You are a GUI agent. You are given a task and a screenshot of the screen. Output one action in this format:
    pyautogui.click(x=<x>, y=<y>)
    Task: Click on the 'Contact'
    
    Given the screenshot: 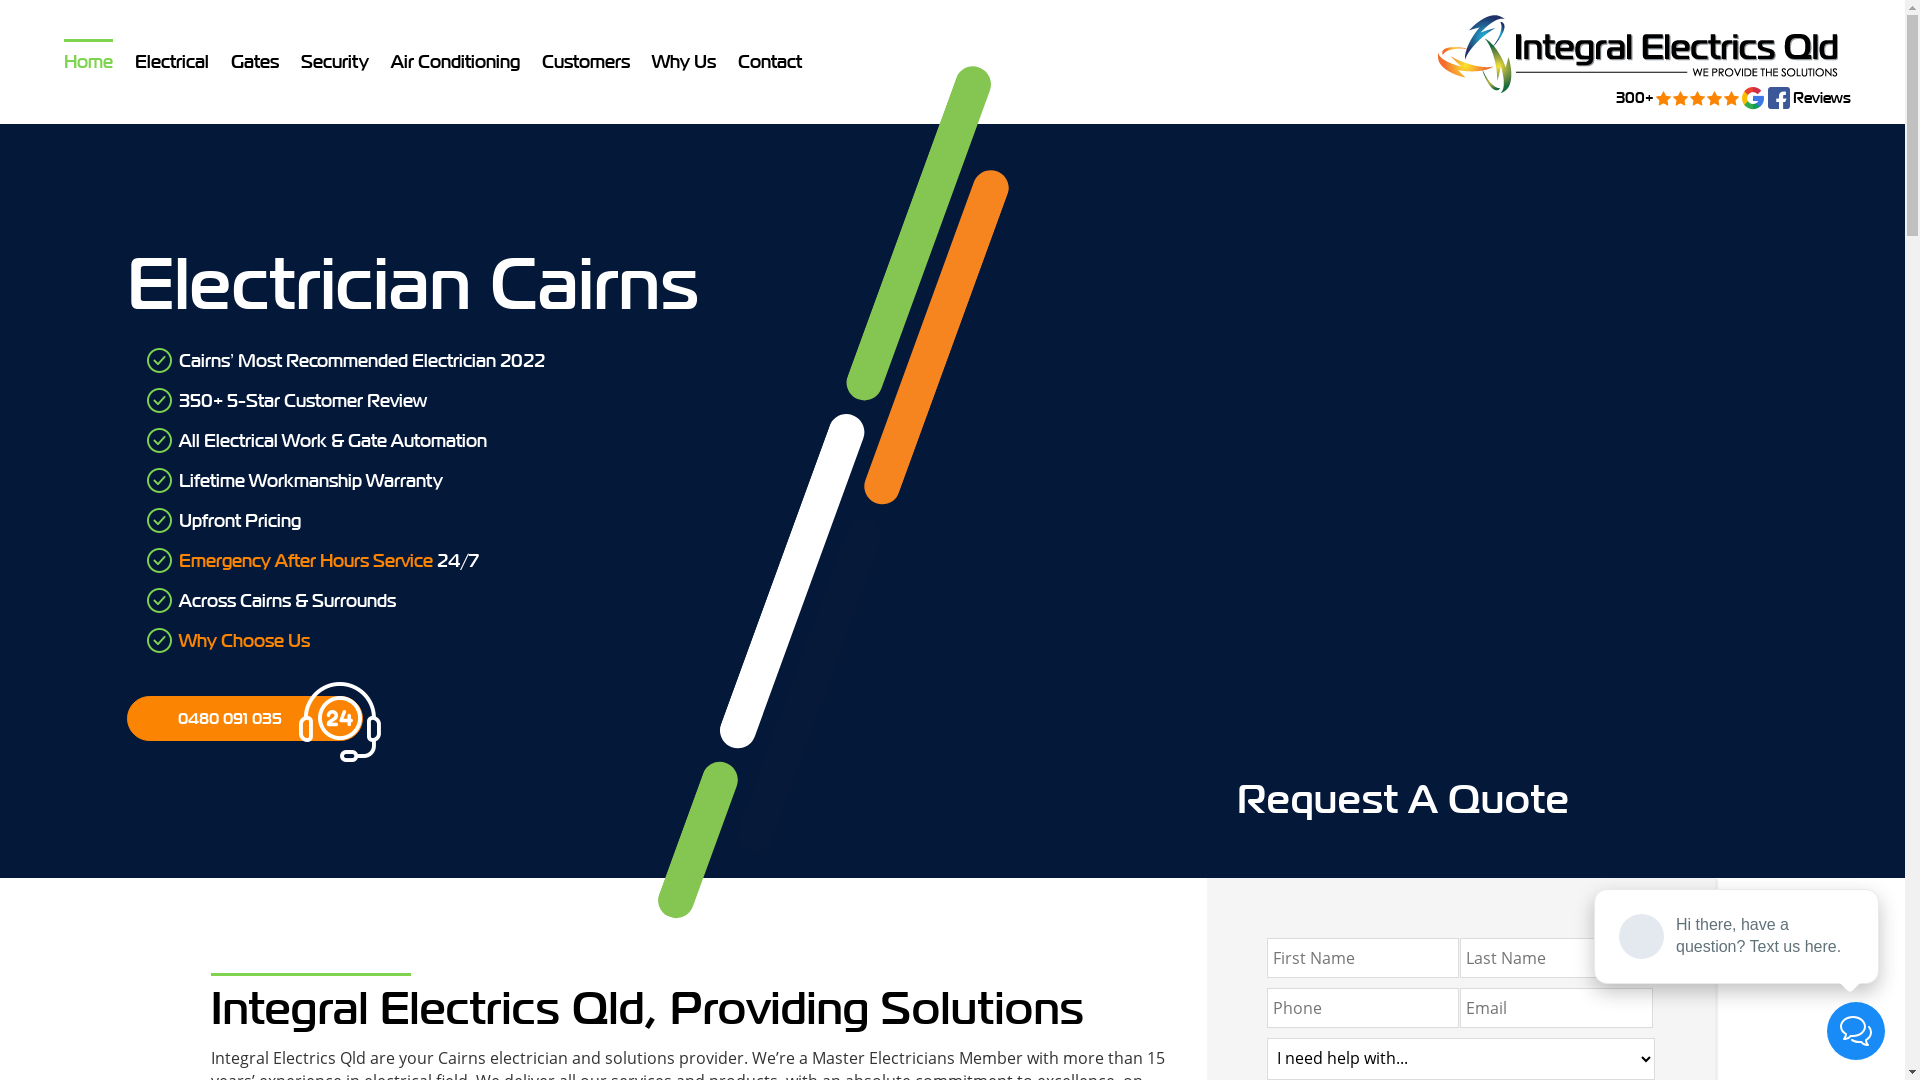 What is the action you would take?
    pyautogui.click(x=768, y=60)
    